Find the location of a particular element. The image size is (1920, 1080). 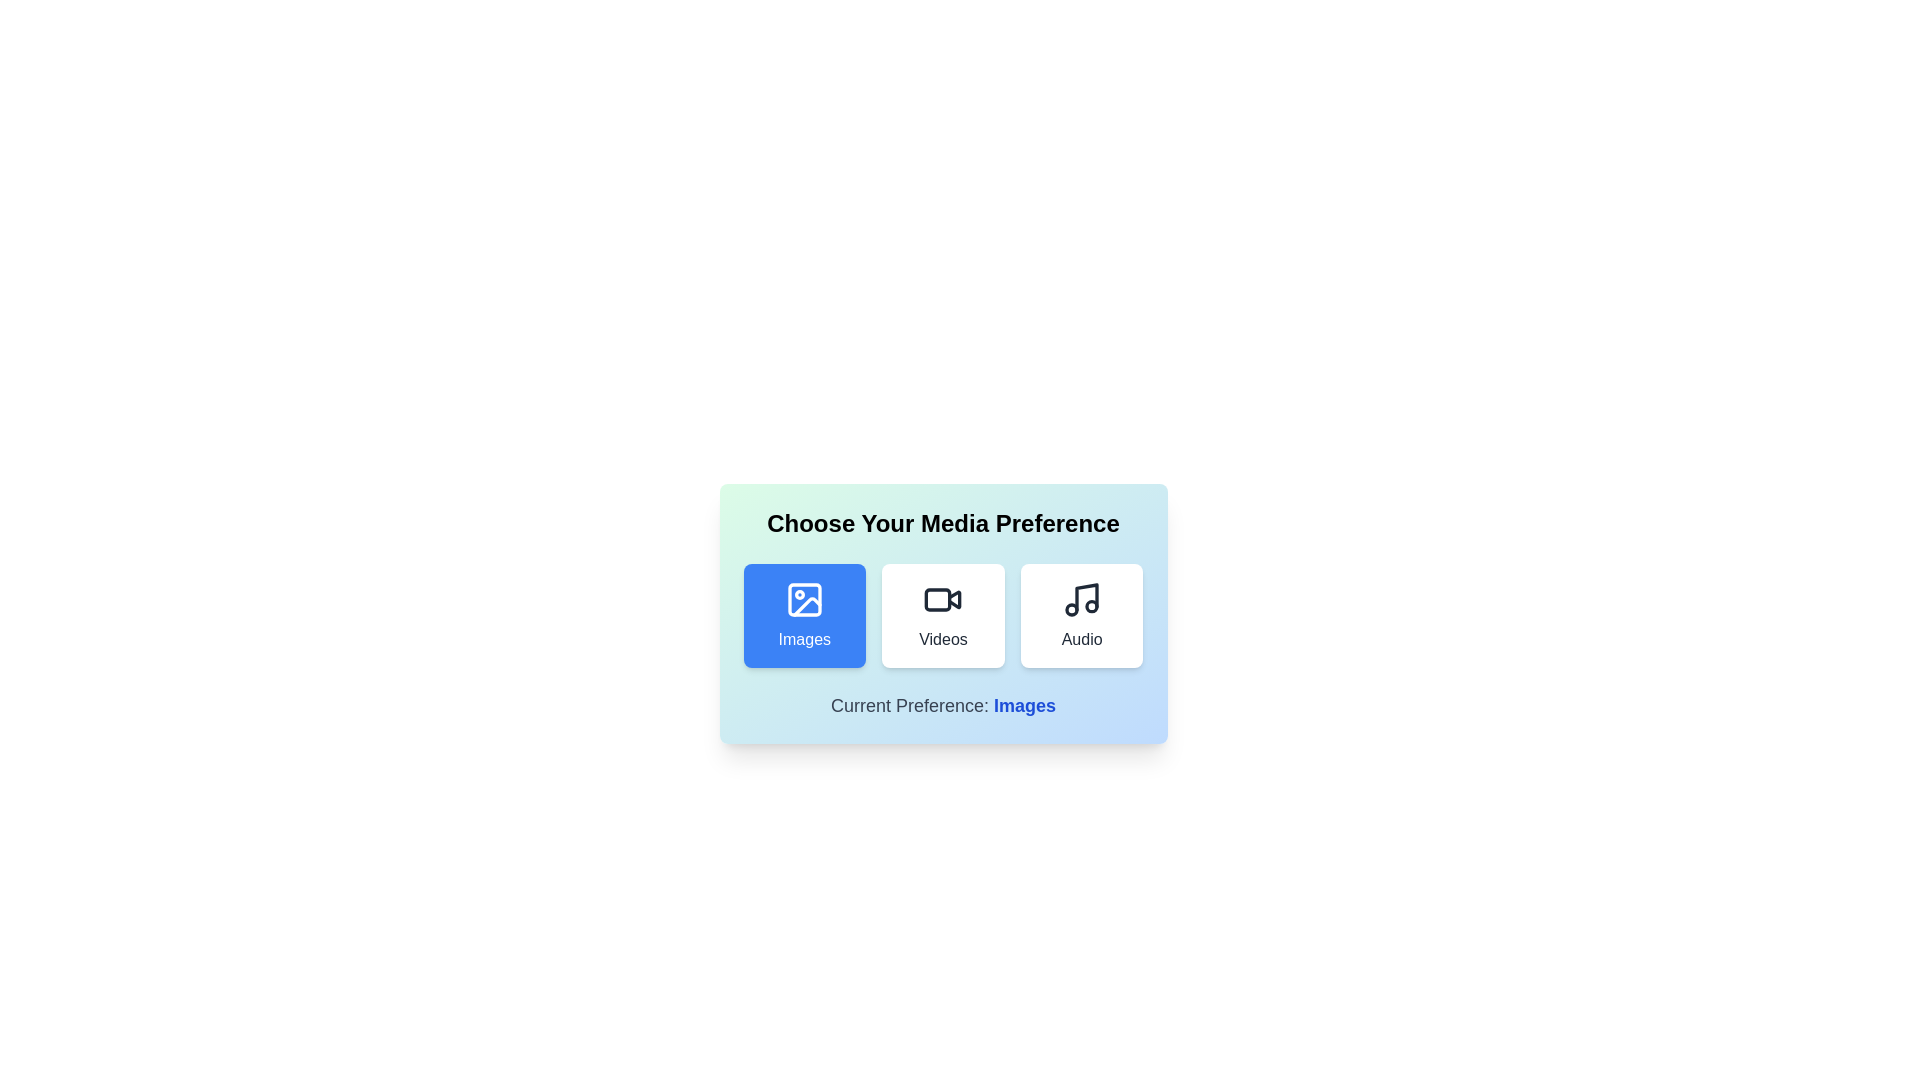

the media preference Audio by clicking on the corresponding button is located at coordinates (1080, 615).